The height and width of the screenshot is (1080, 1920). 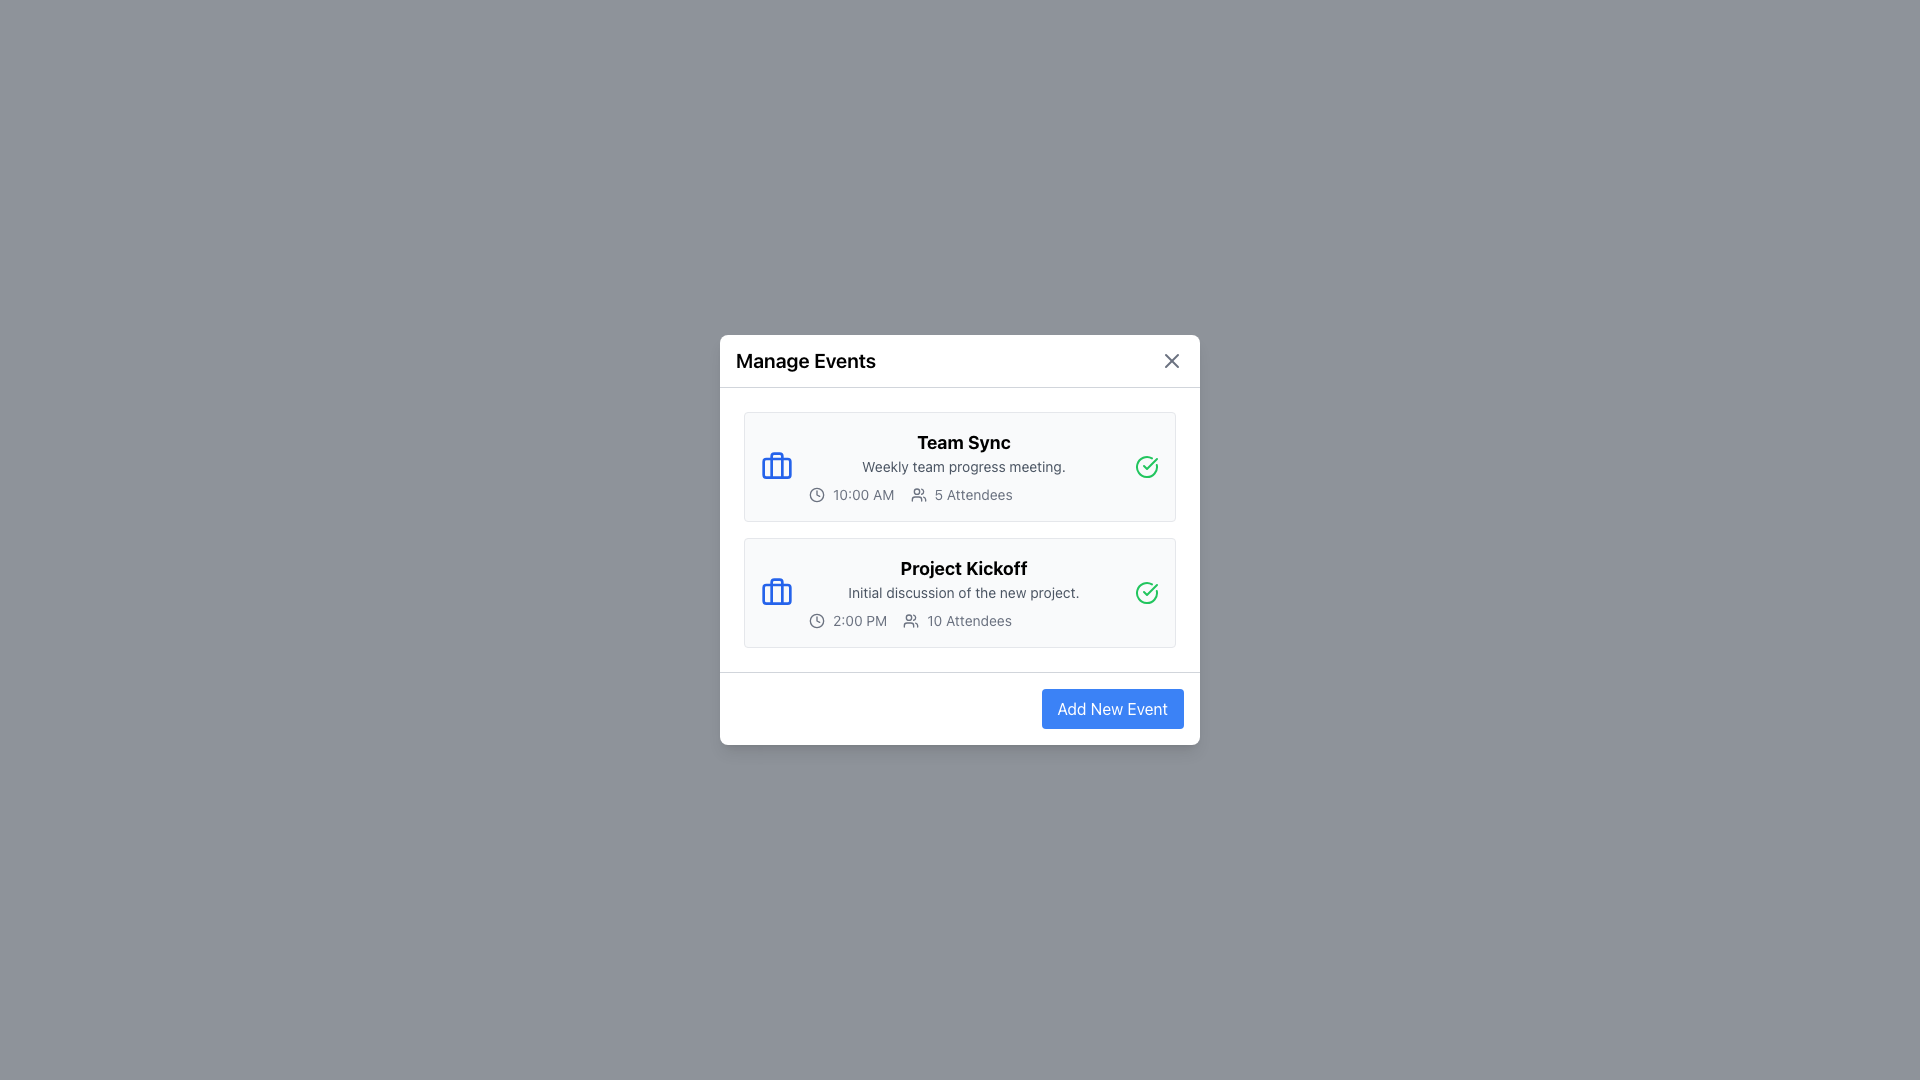 I want to click on the leftmost icon representing time information for '2:00 PM' in the 'Project Kickoff' layout, so click(x=816, y=620).